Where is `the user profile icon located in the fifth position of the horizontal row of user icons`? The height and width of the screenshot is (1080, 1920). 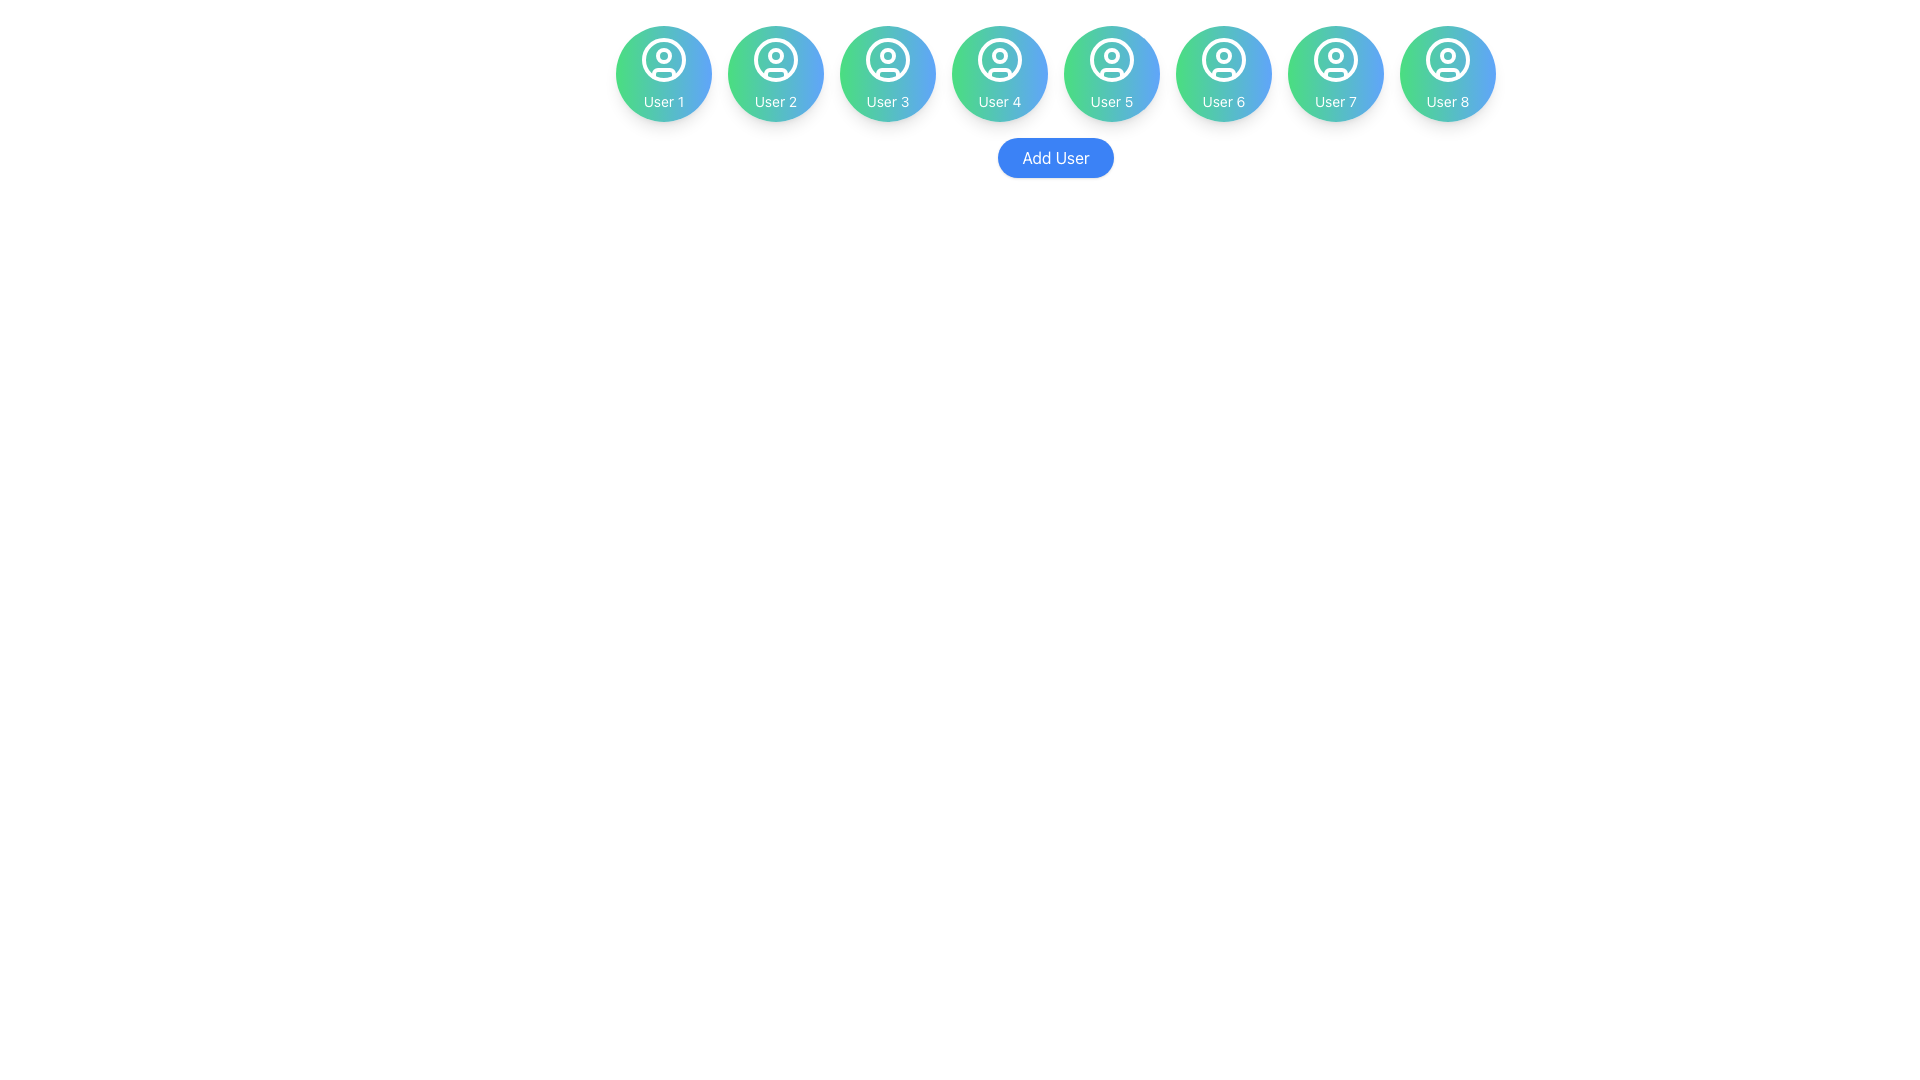
the user profile icon located in the fifth position of the horizontal row of user icons is located at coordinates (1111, 59).